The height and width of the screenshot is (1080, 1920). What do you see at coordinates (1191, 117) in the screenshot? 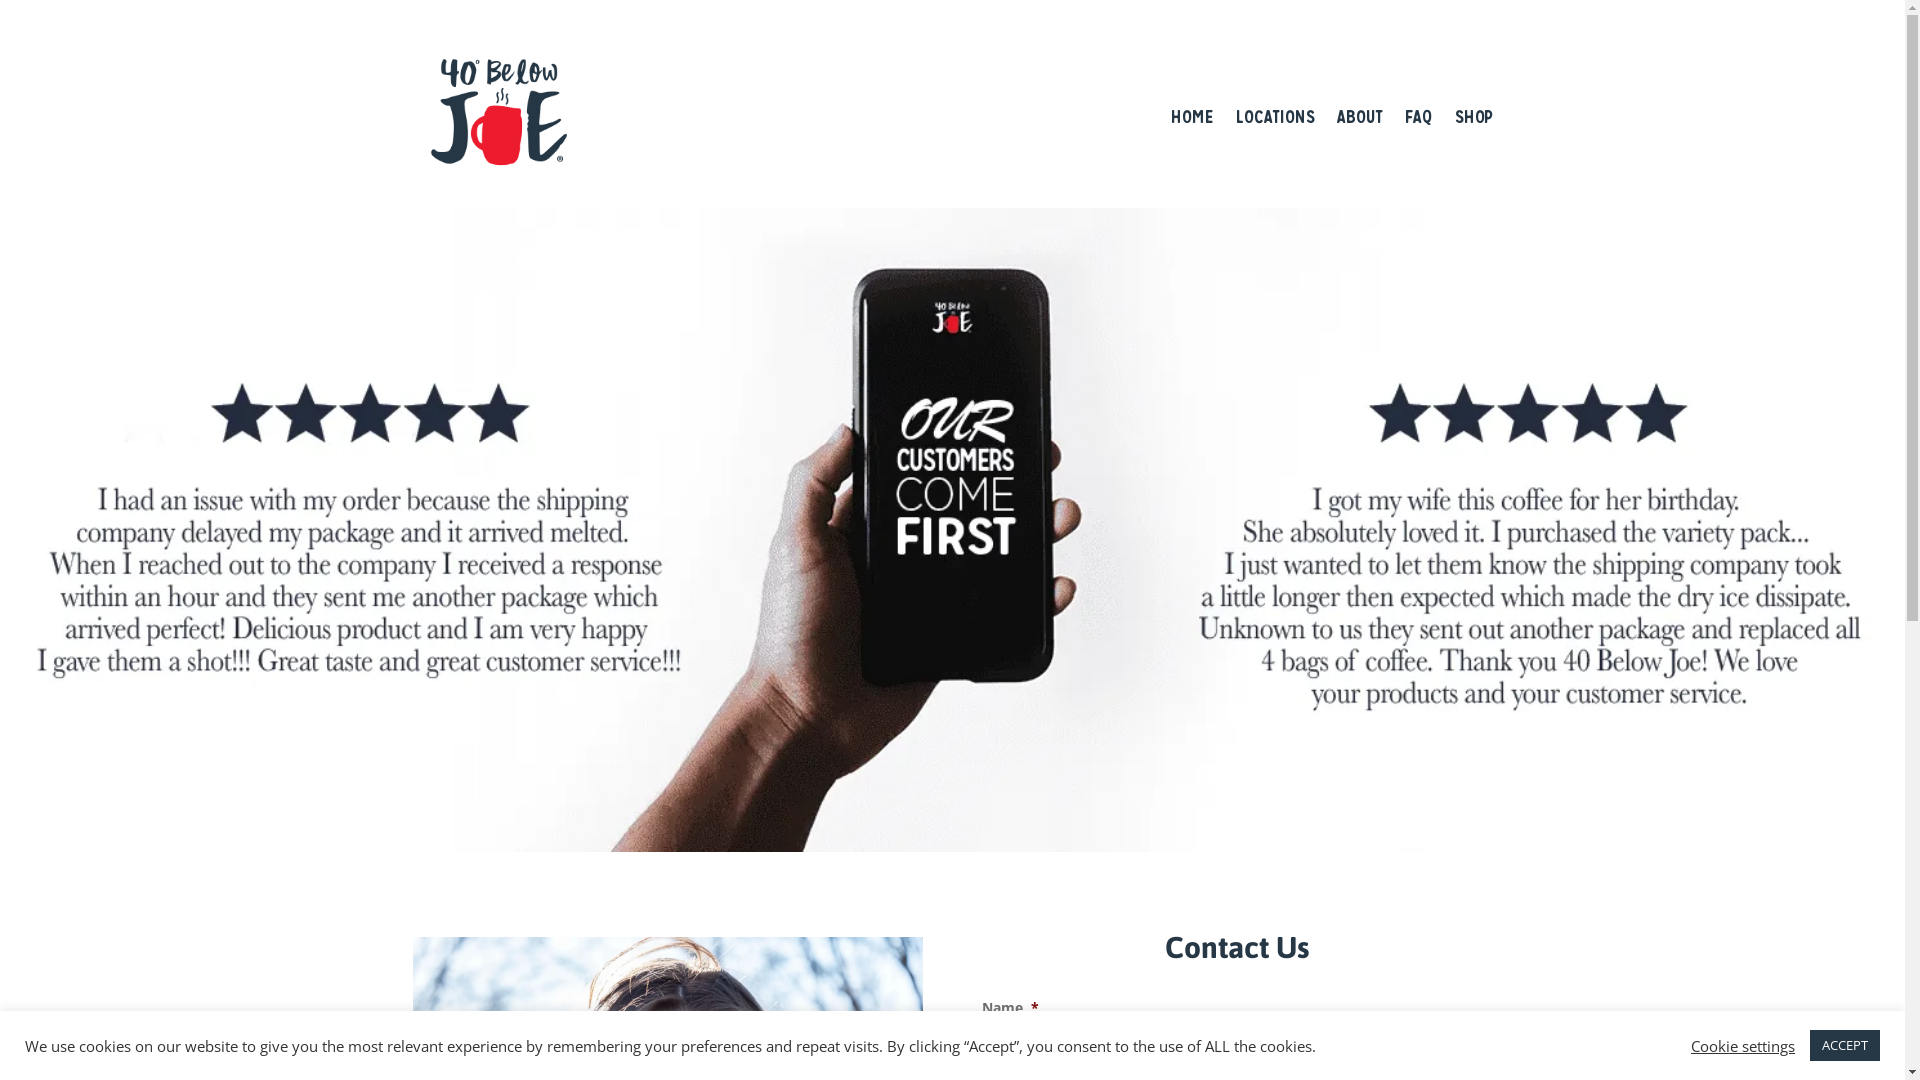
I see `'HOME'` at bounding box center [1191, 117].